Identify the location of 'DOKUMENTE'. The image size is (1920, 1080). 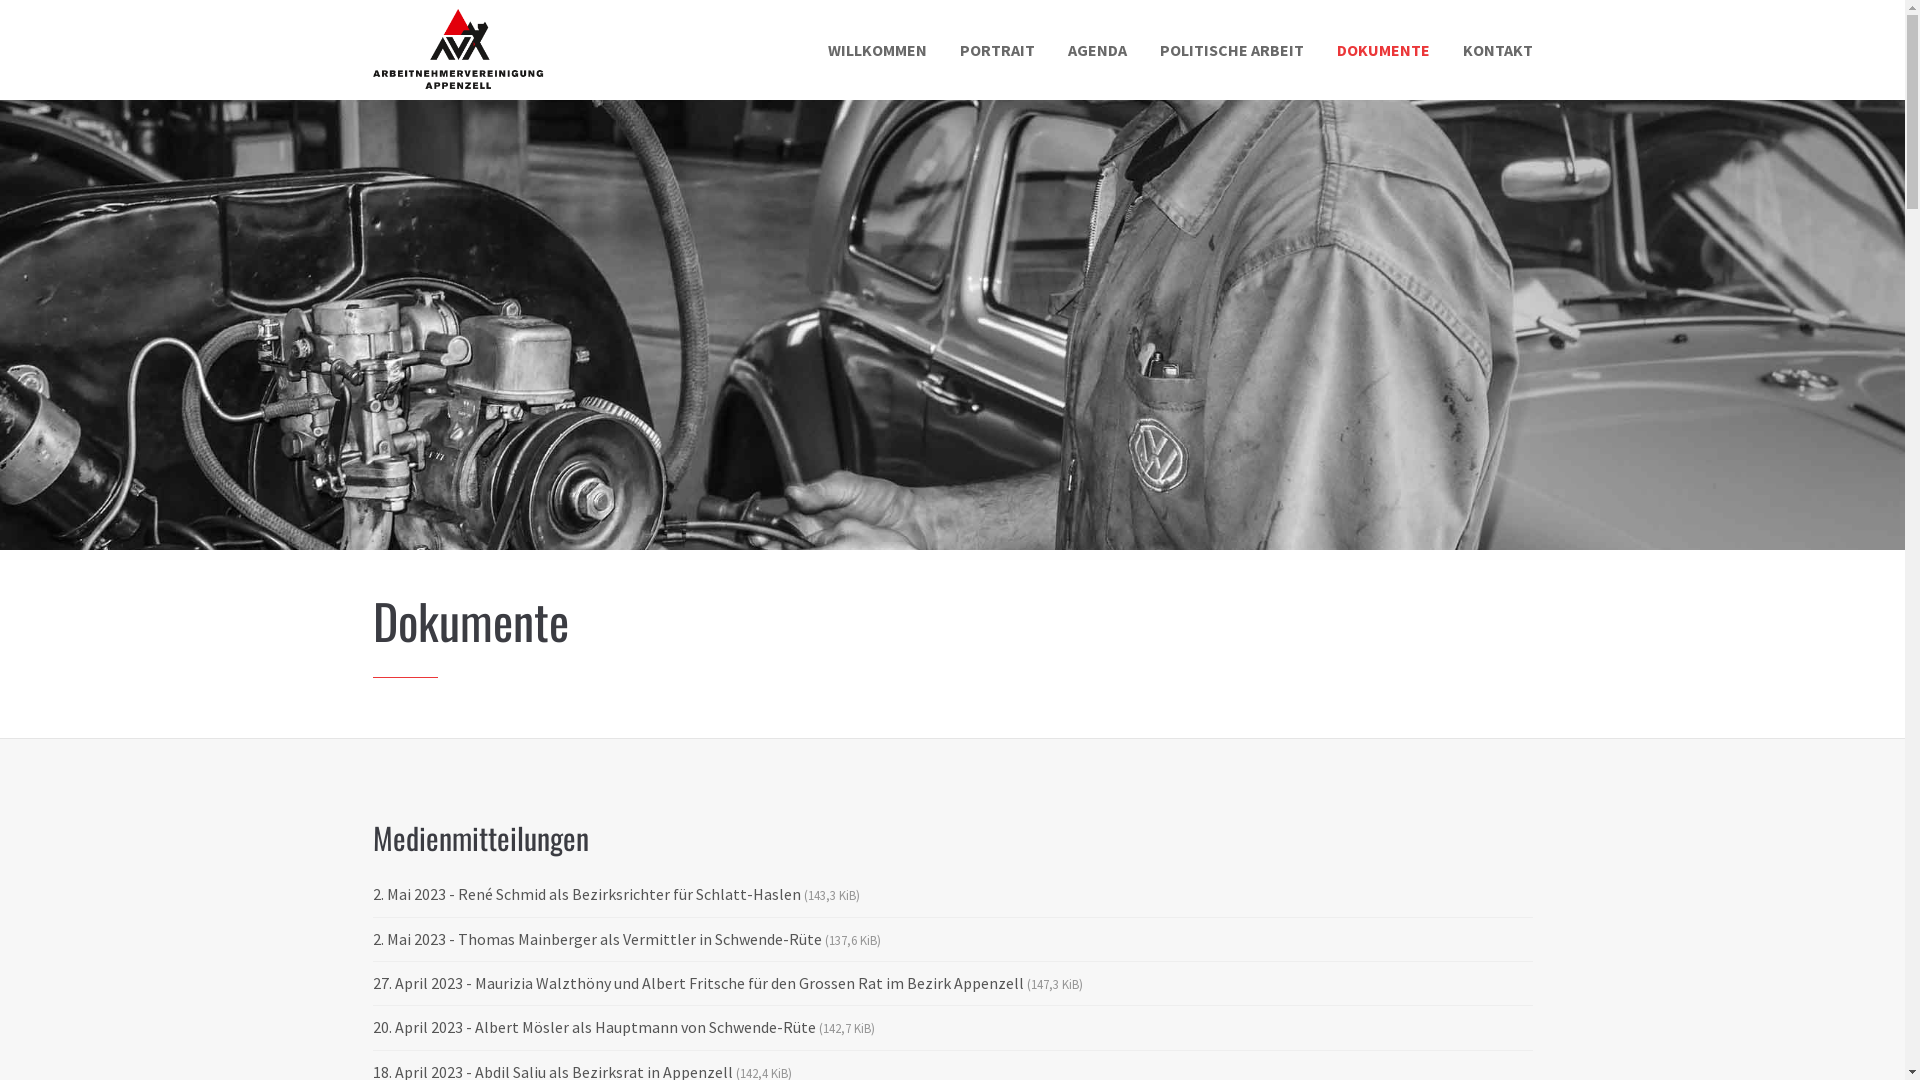
(1381, 49).